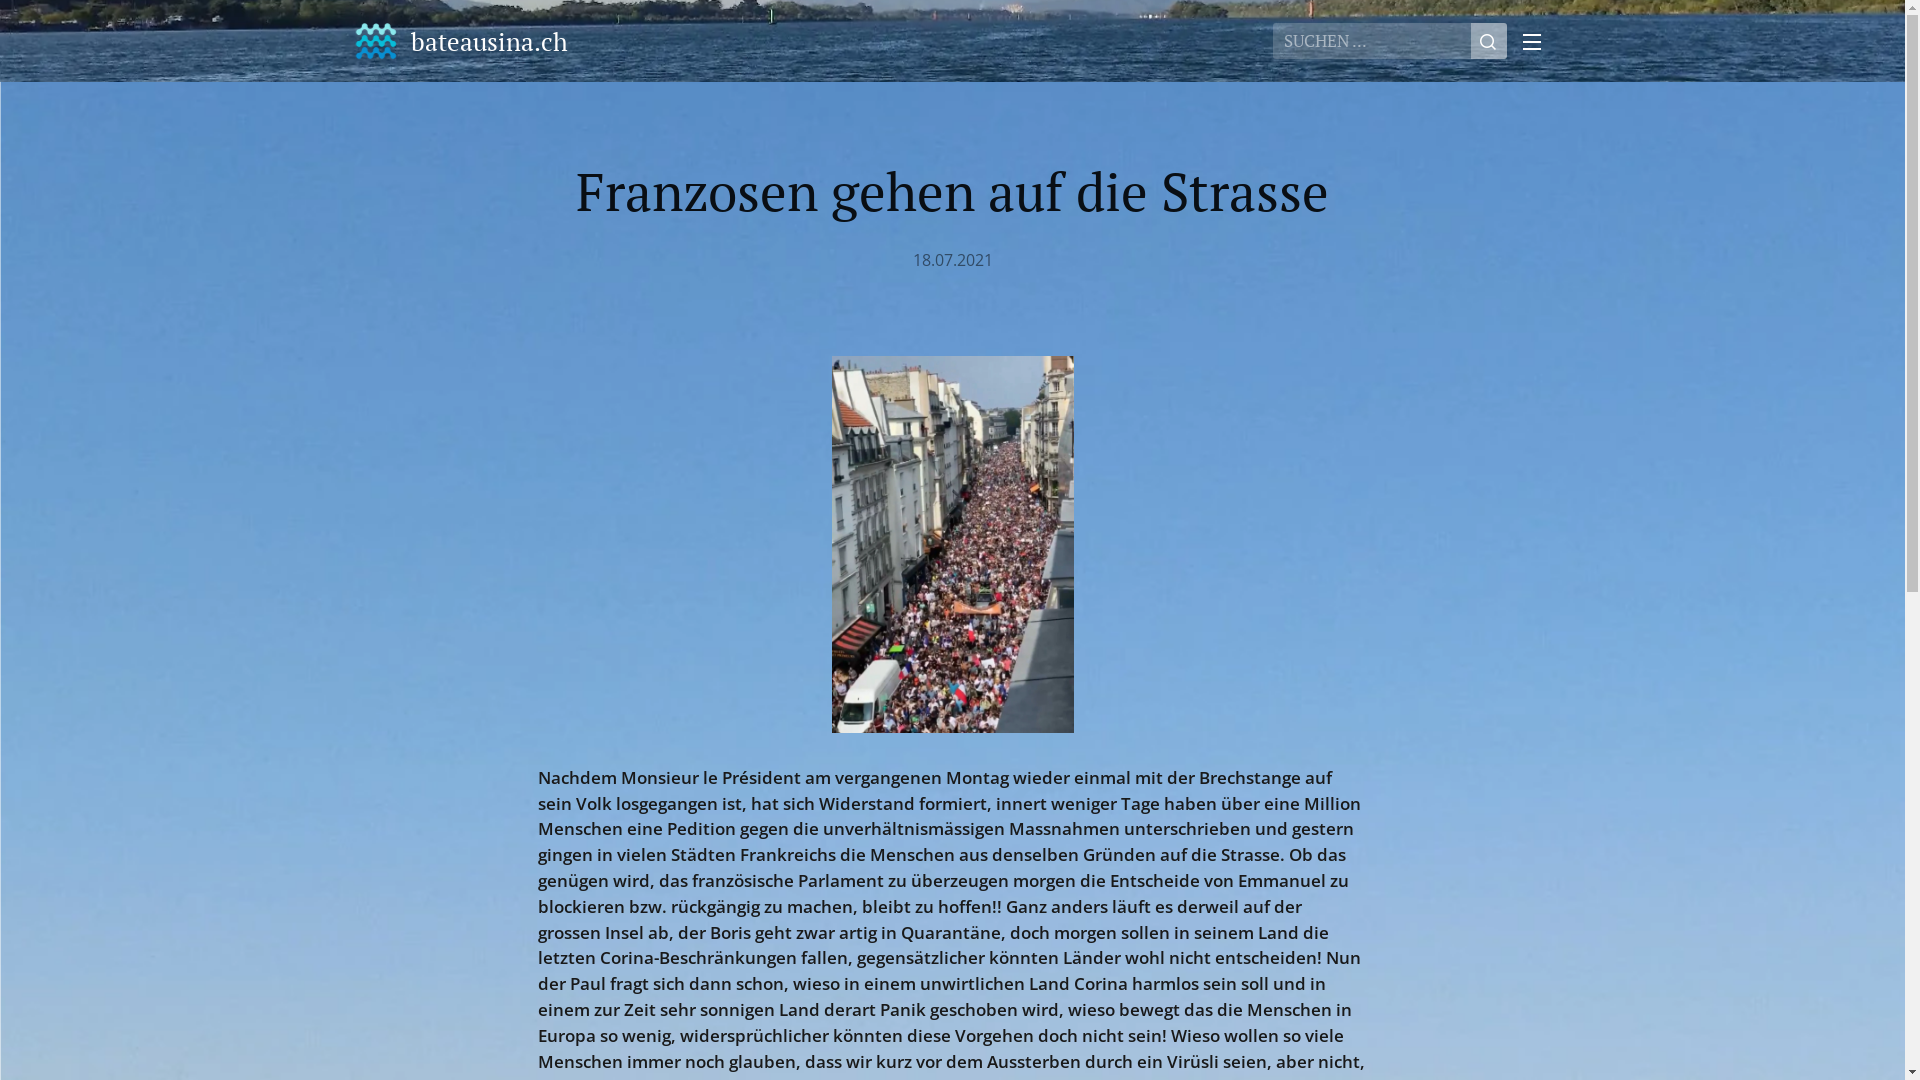 This screenshot has width=1920, height=1080. Describe the element at coordinates (460, 41) in the screenshot. I see `'bateausina.ch'` at that location.